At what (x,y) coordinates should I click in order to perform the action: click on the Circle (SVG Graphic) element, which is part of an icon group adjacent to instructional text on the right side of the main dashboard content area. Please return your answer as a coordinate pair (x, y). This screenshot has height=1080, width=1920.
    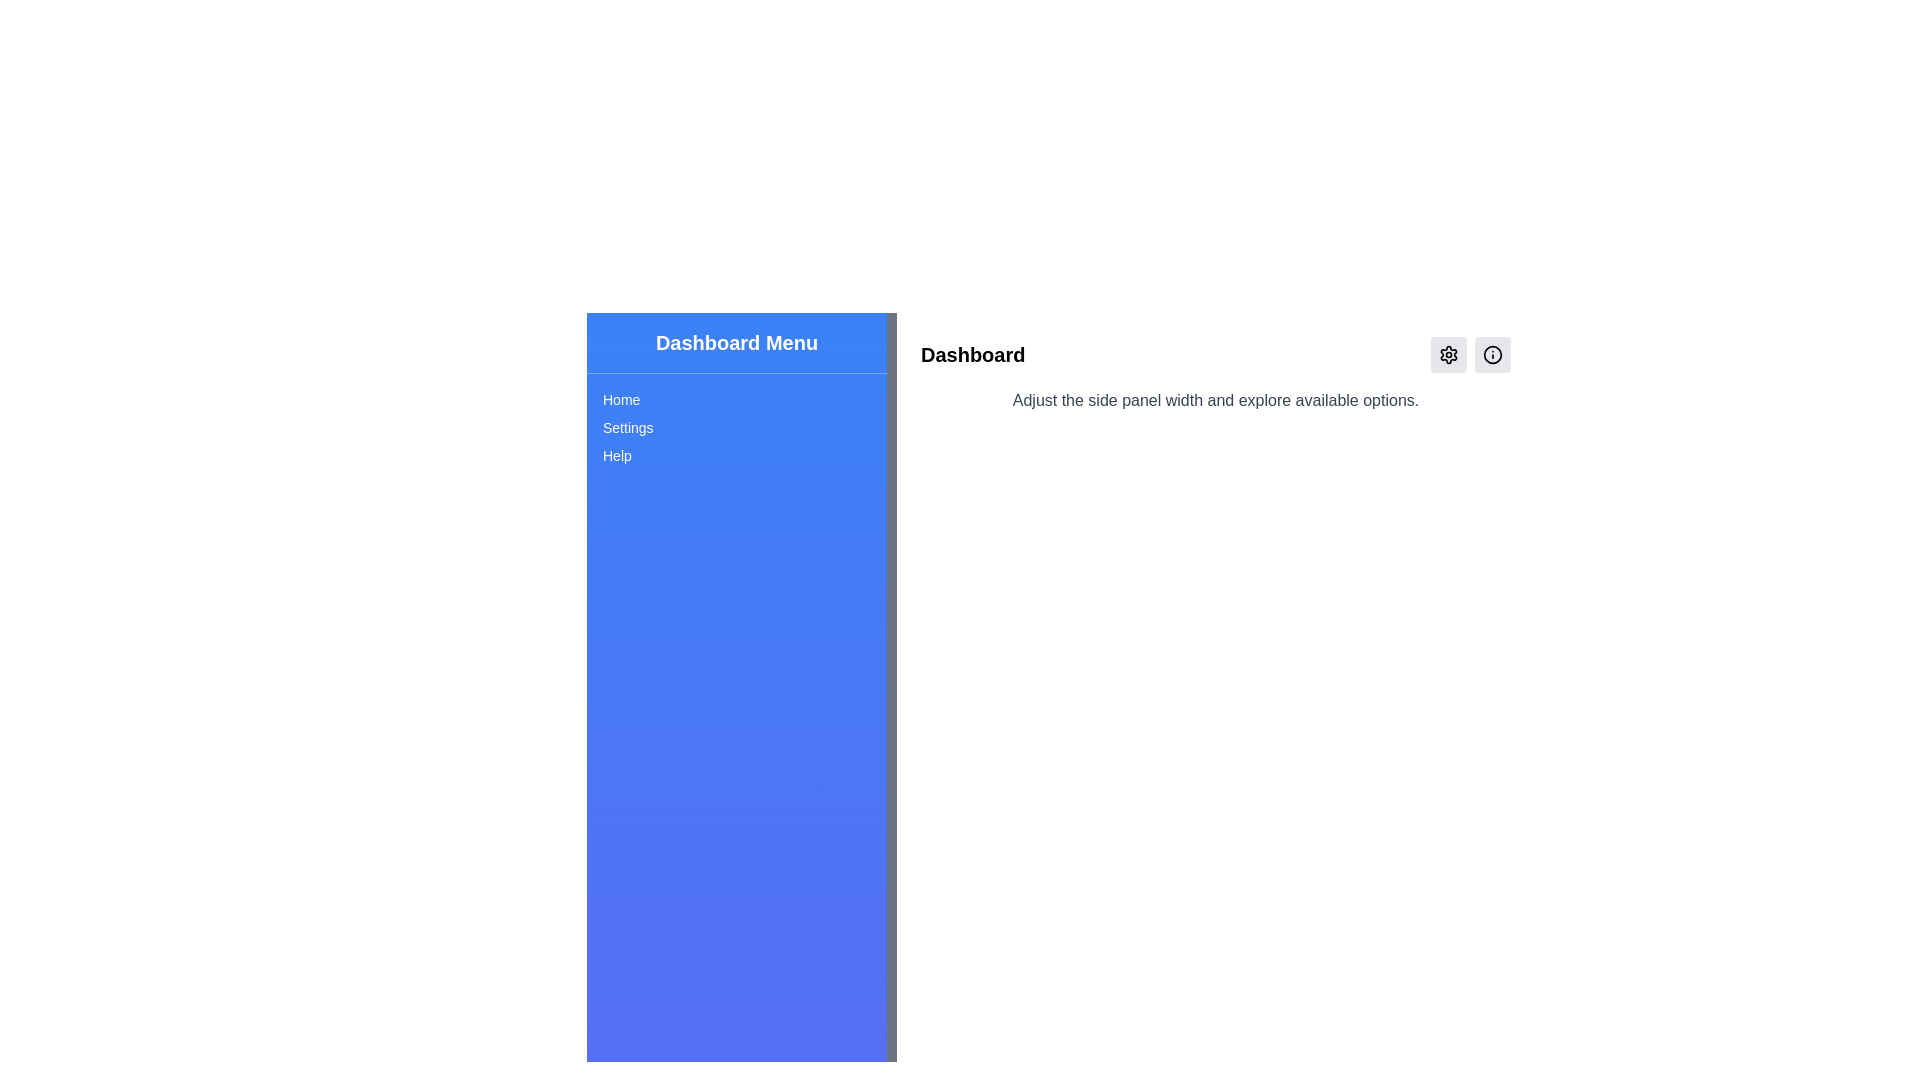
    Looking at the image, I should click on (1492, 353).